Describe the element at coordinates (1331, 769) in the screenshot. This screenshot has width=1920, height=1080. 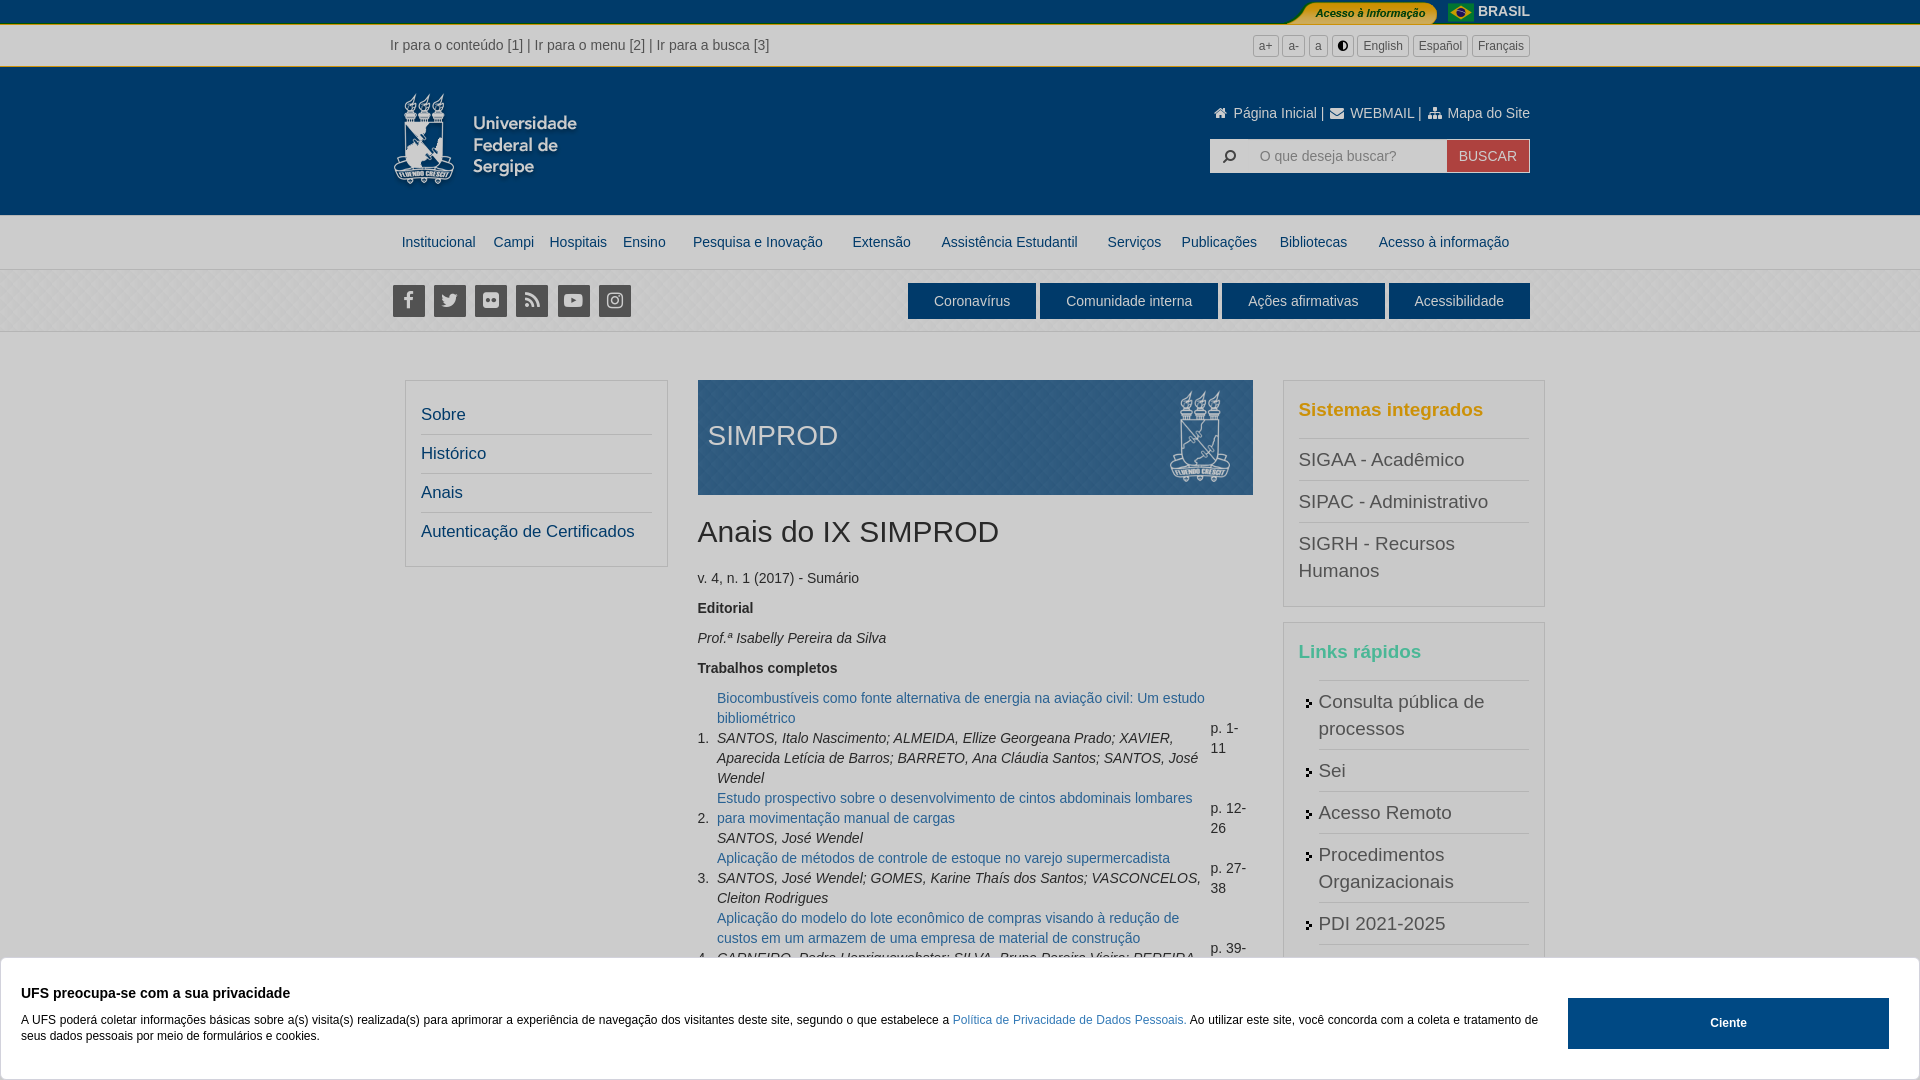
I see `'Sei'` at that location.